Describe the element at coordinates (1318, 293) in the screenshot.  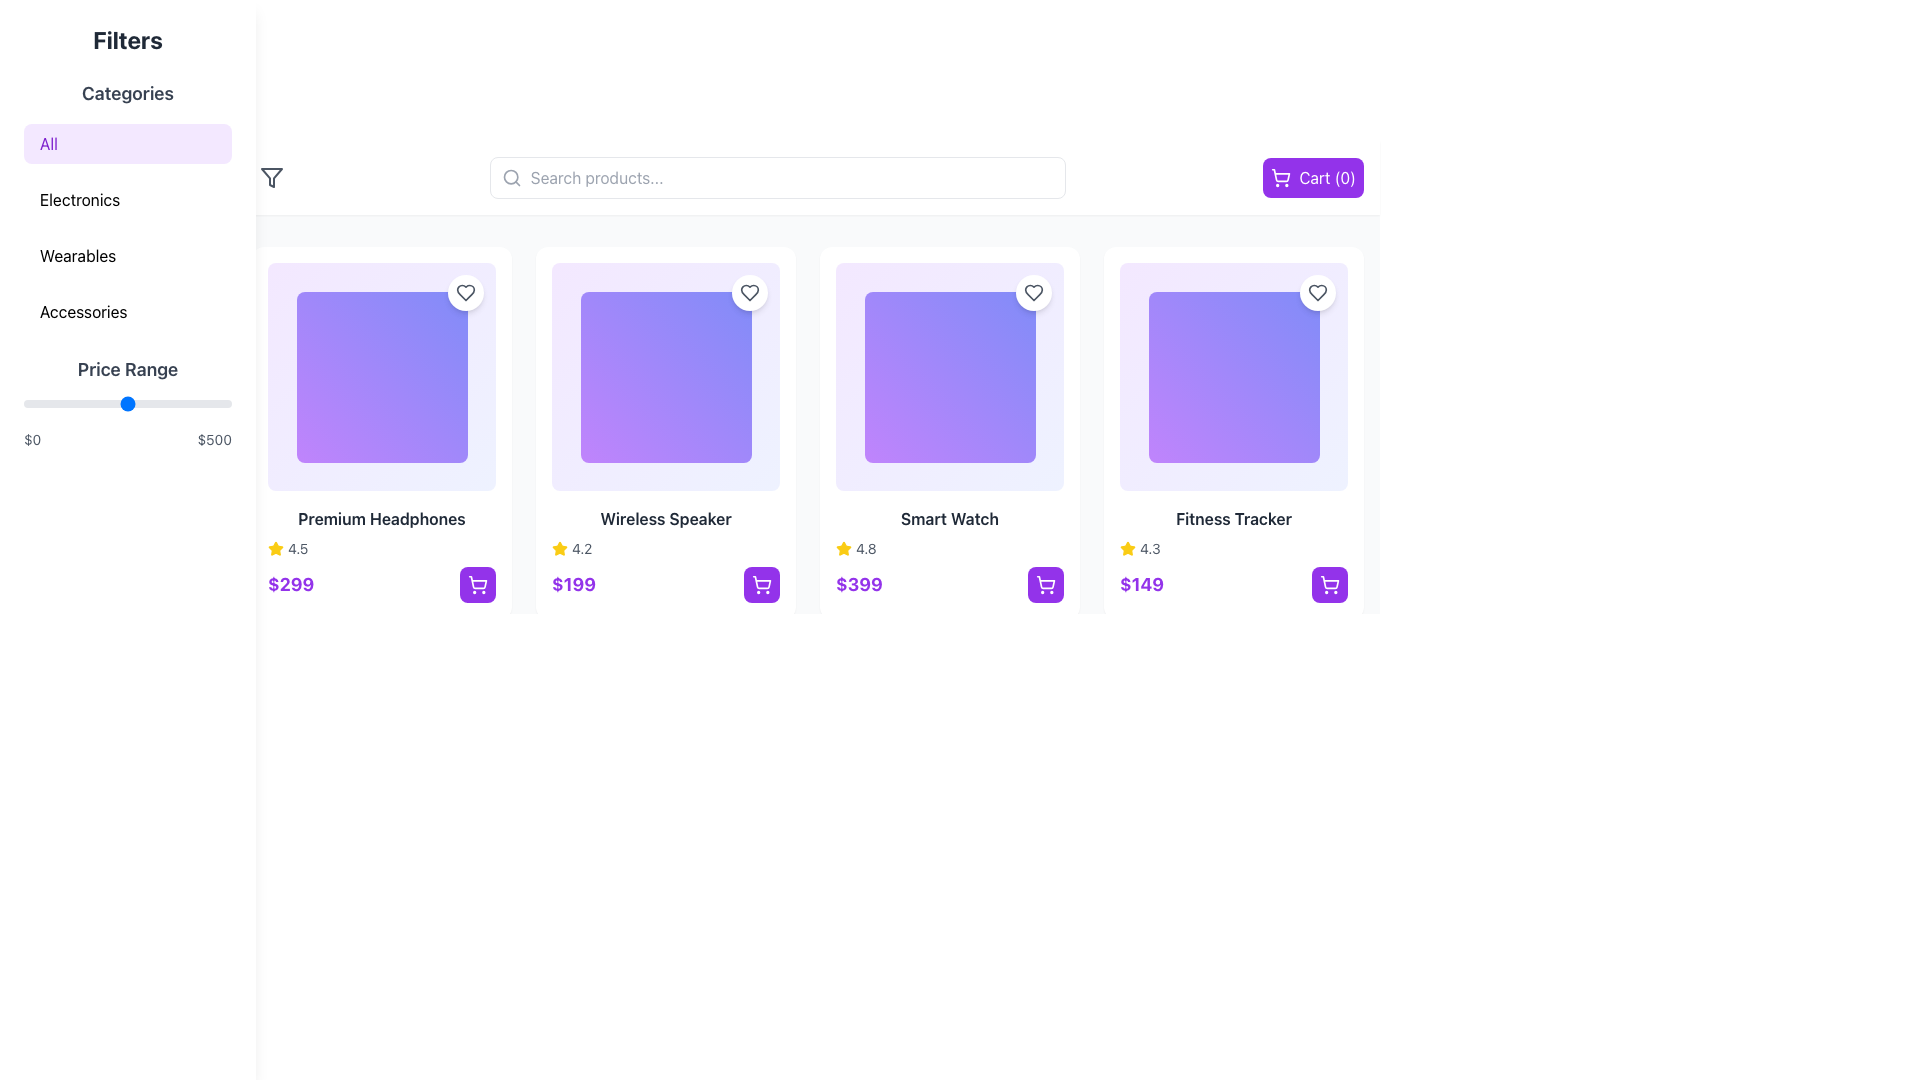
I see `the heart icon in the top-right corner of the 'Fitness Tracker' product card to like the item` at that location.